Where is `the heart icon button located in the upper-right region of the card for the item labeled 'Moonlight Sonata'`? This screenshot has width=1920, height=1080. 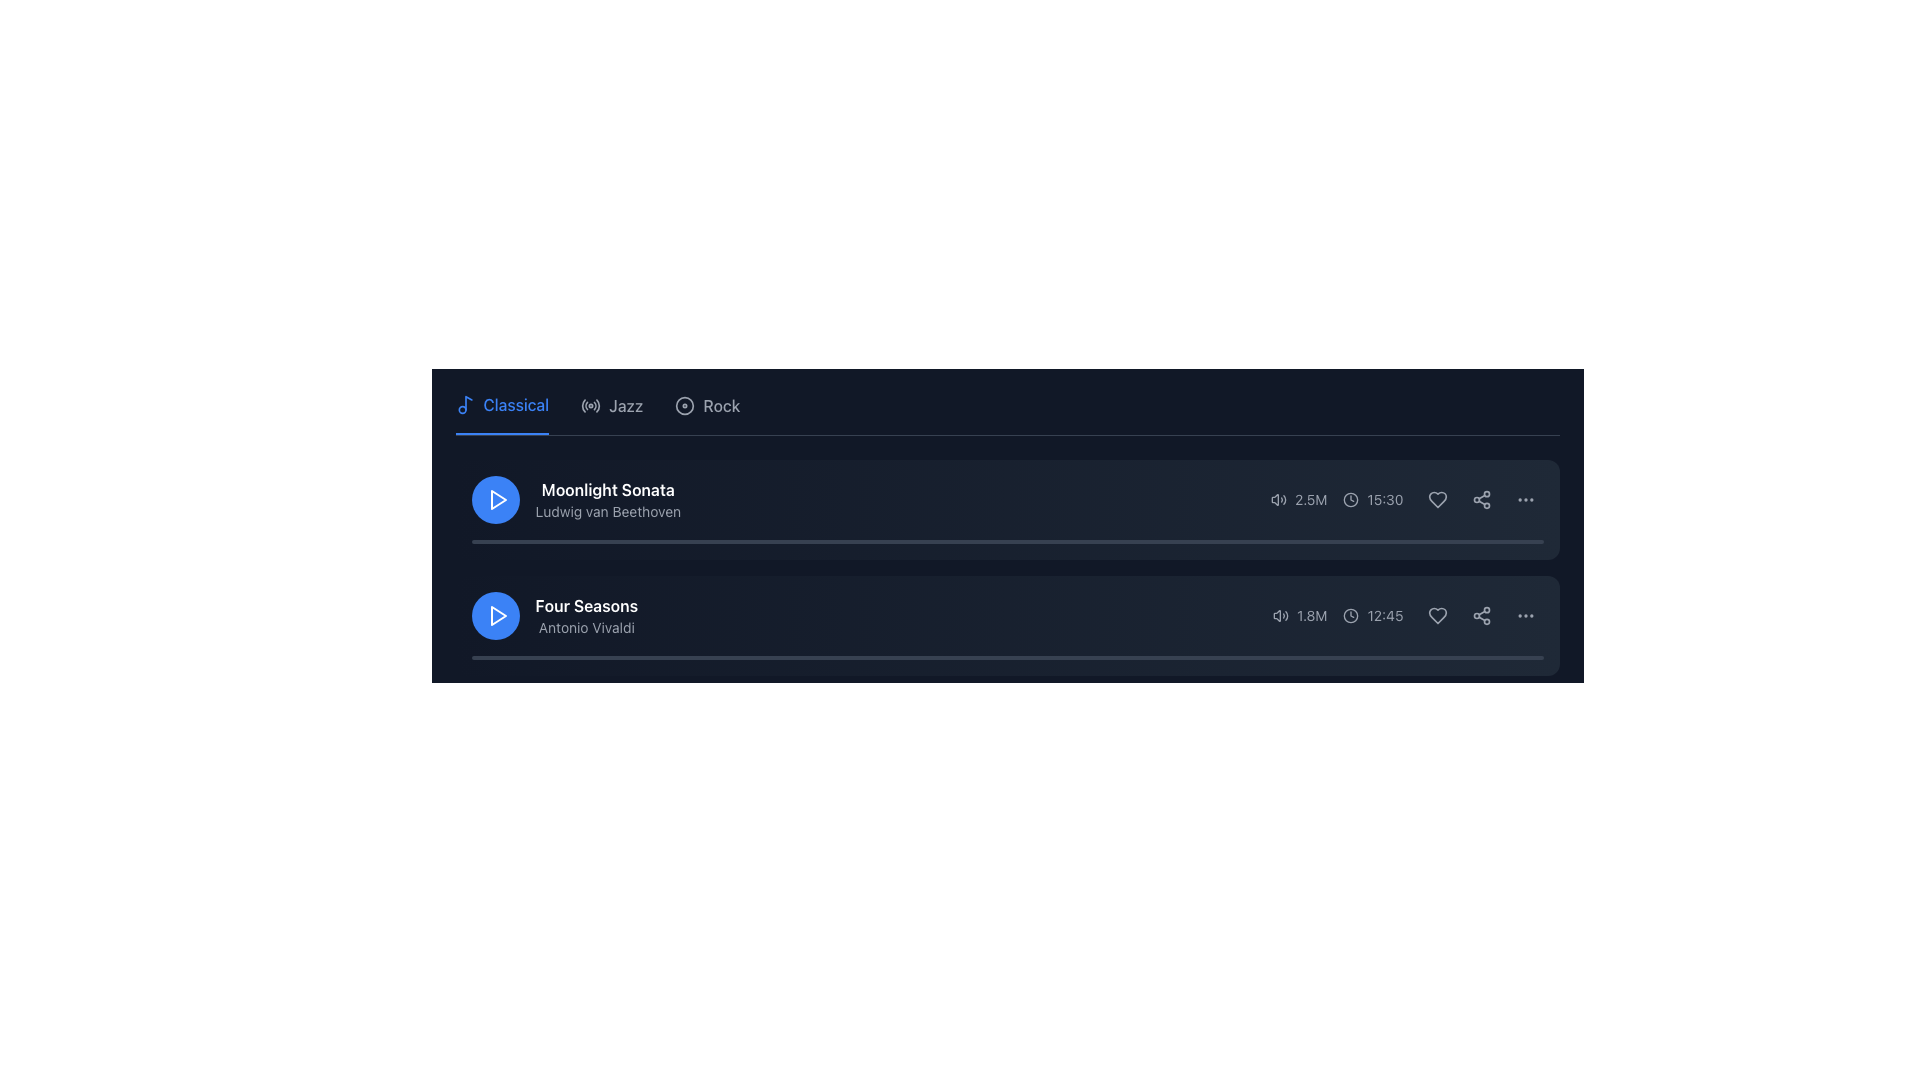
the heart icon button located in the upper-right region of the card for the item labeled 'Moonlight Sonata' is located at coordinates (1436, 499).